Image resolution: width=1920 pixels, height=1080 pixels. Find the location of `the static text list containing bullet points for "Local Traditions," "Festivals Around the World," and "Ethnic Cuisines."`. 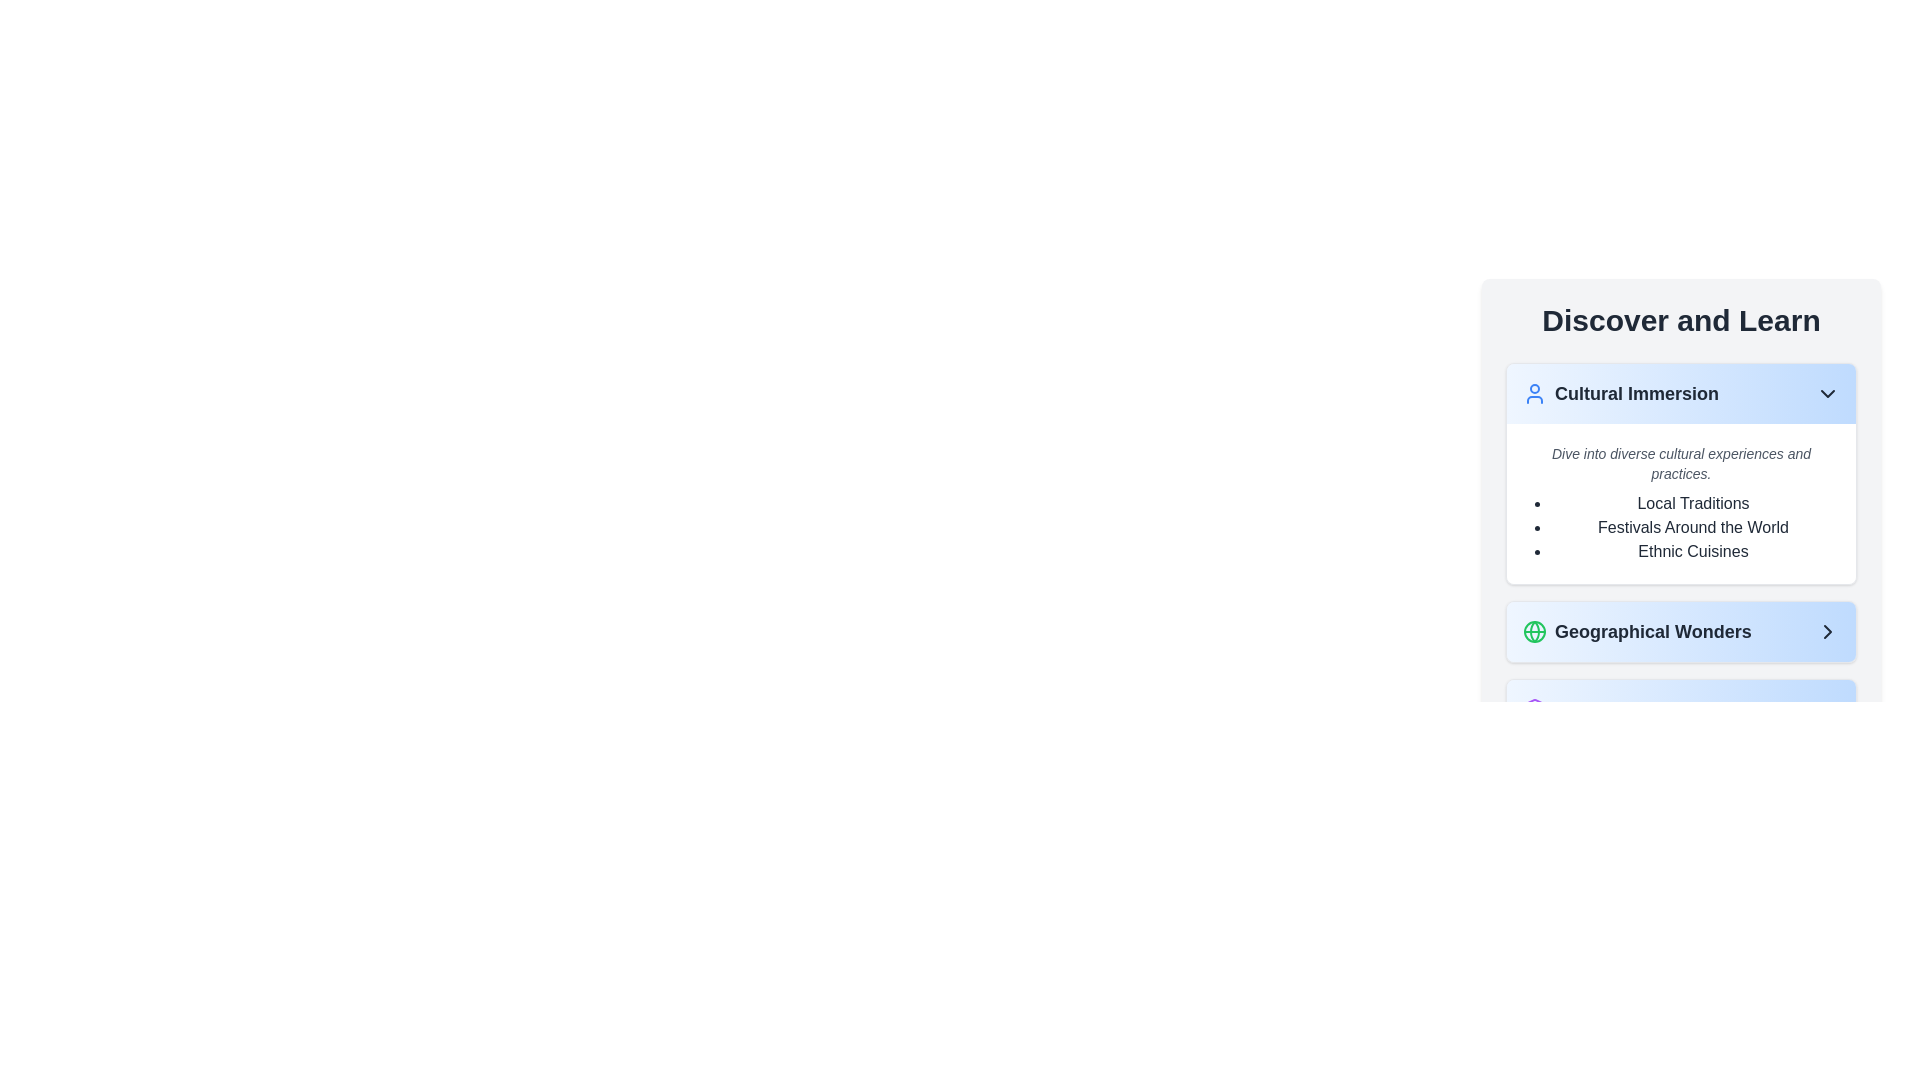

the static text list containing bullet points for "Local Traditions," "Festivals Around the World," and "Ethnic Cuisines." is located at coordinates (1680, 527).